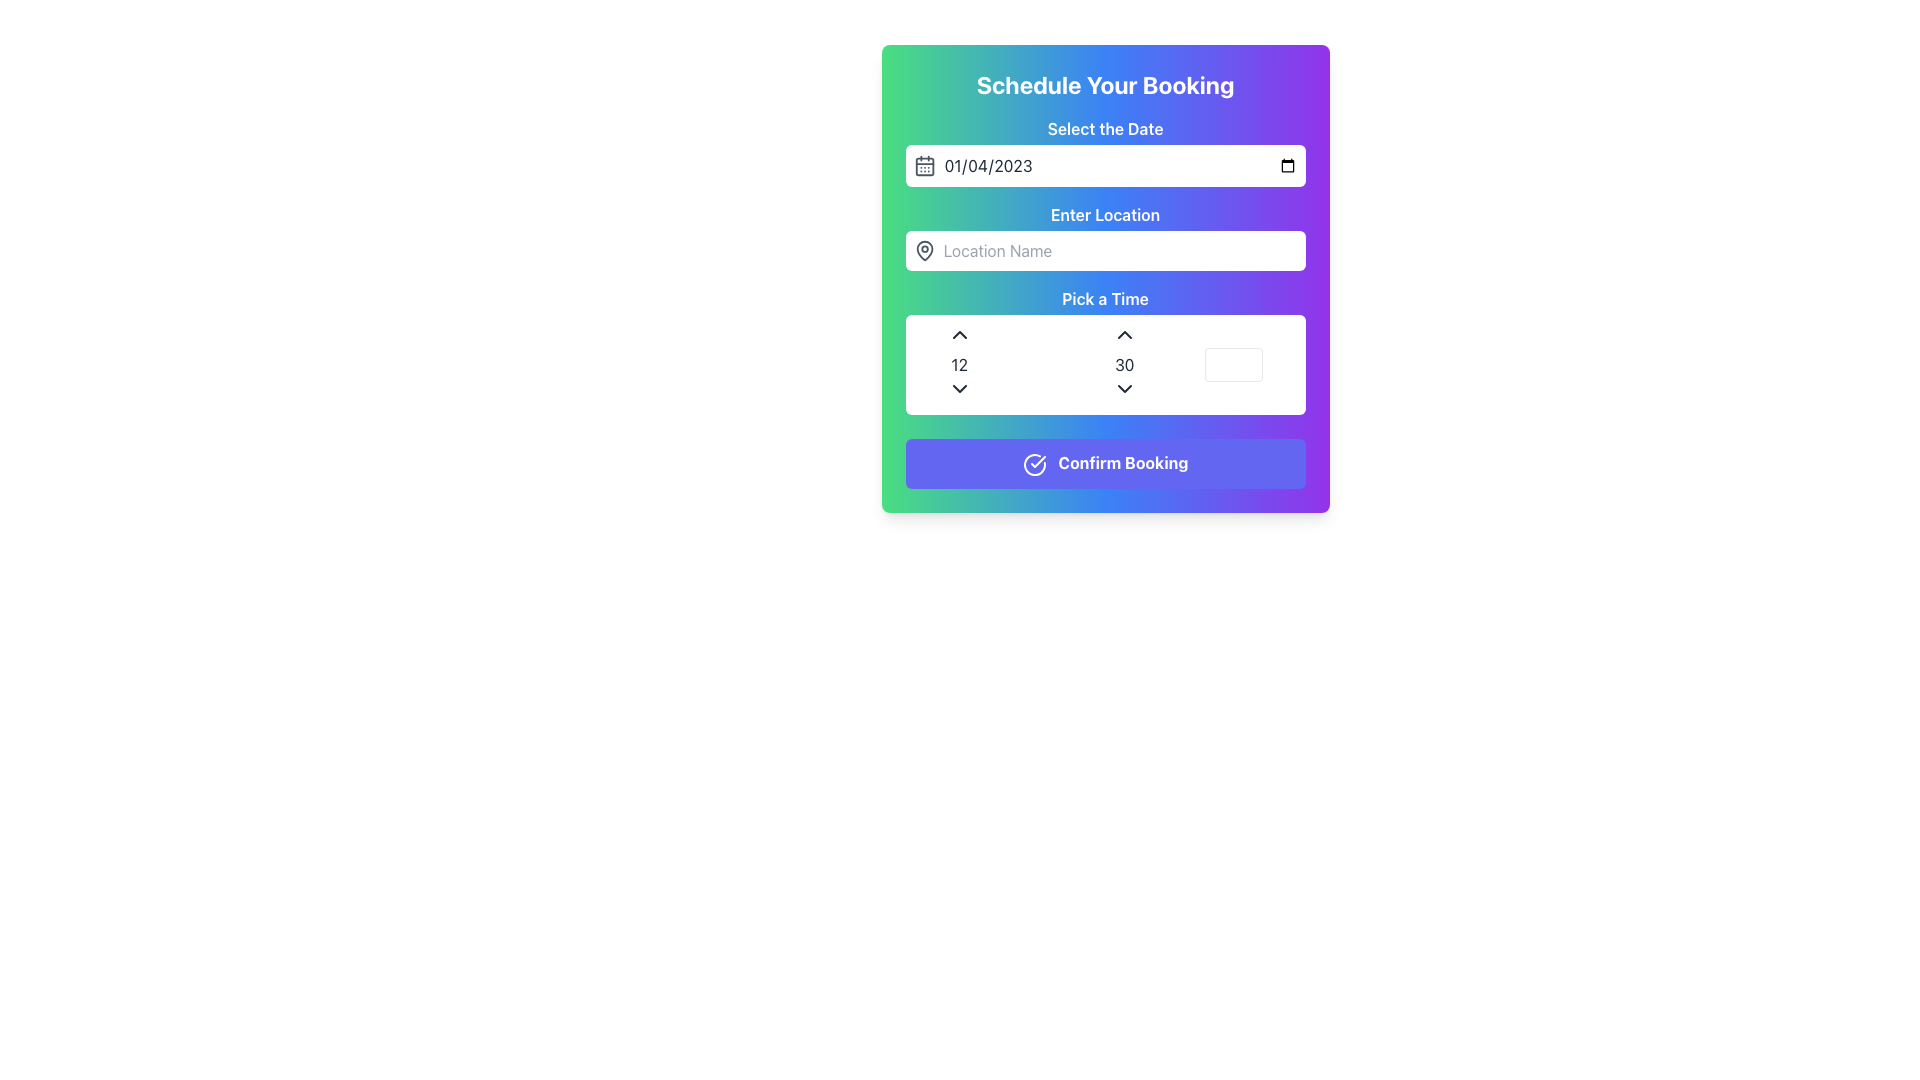 The image size is (1920, 1080). Describe the element at coordinates (1104, 150) in the screenshot. I see `the text label 'Select the Date', which provides contextual information for the adjacent date input field located below the header 'Schedule Your Booking'` at that location.